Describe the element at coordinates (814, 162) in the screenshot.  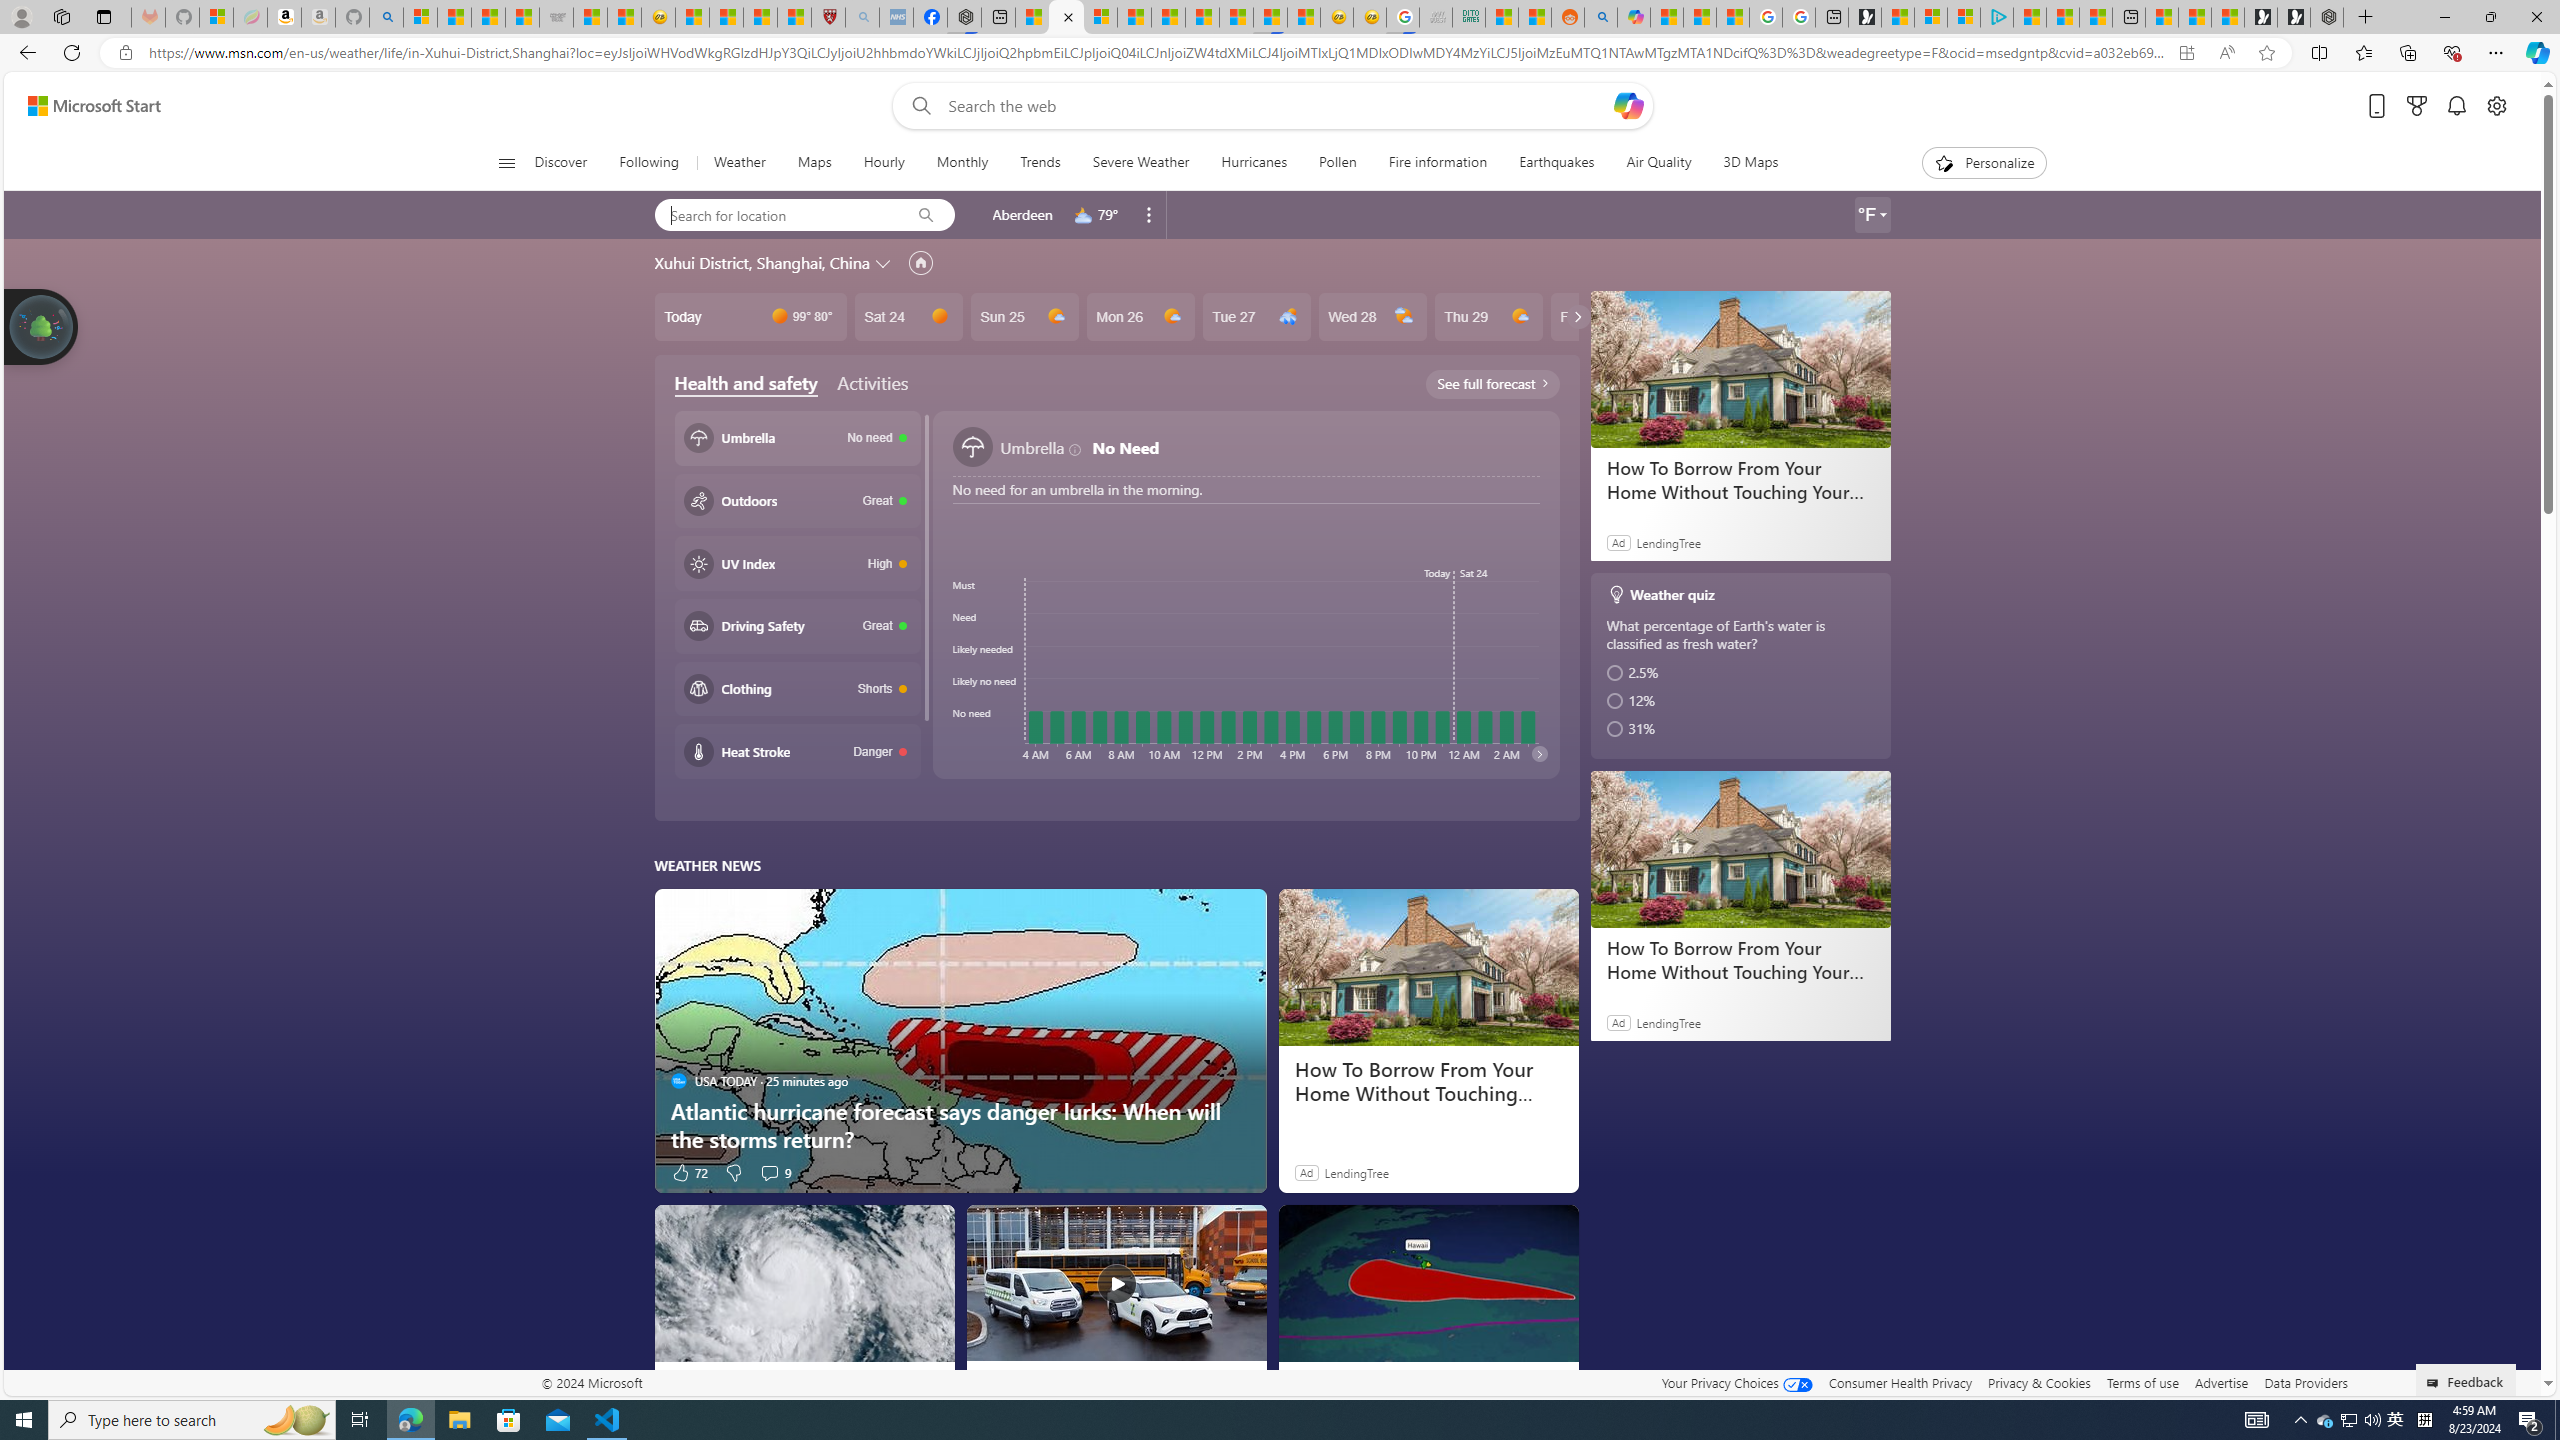
I see `'Maps'` at that location.